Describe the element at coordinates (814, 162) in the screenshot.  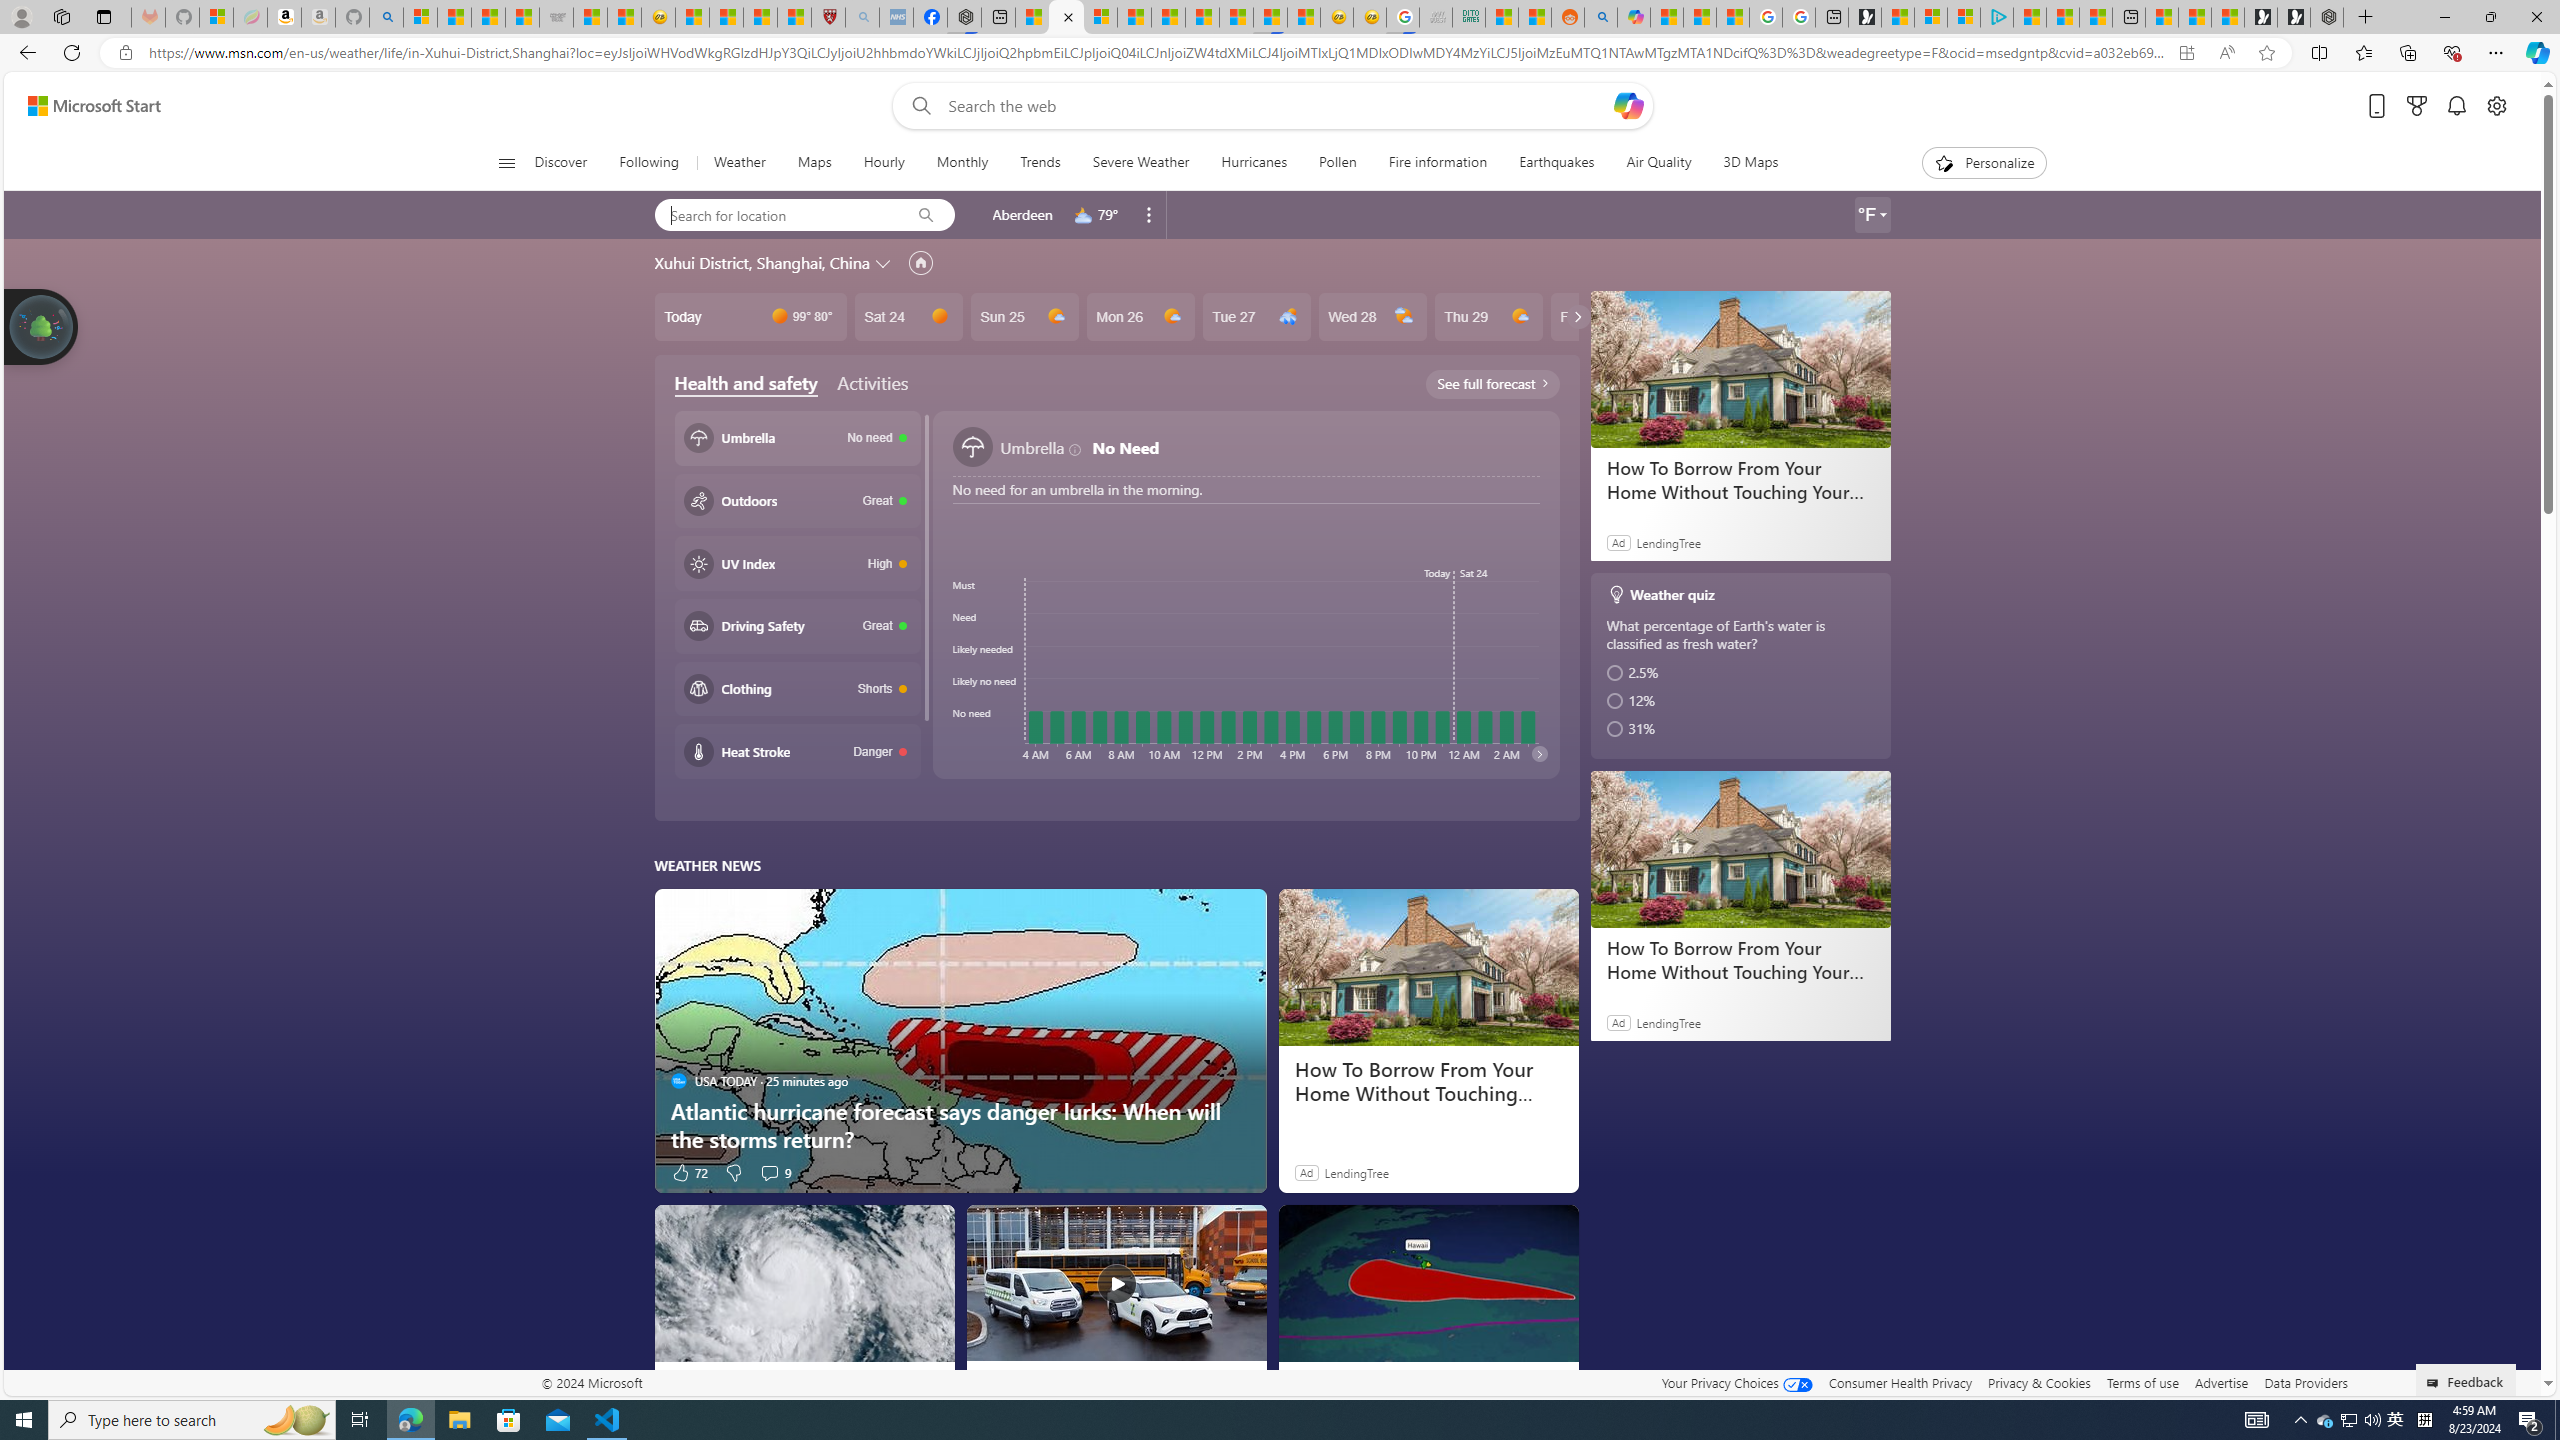
I see `'Maps'` at that location.